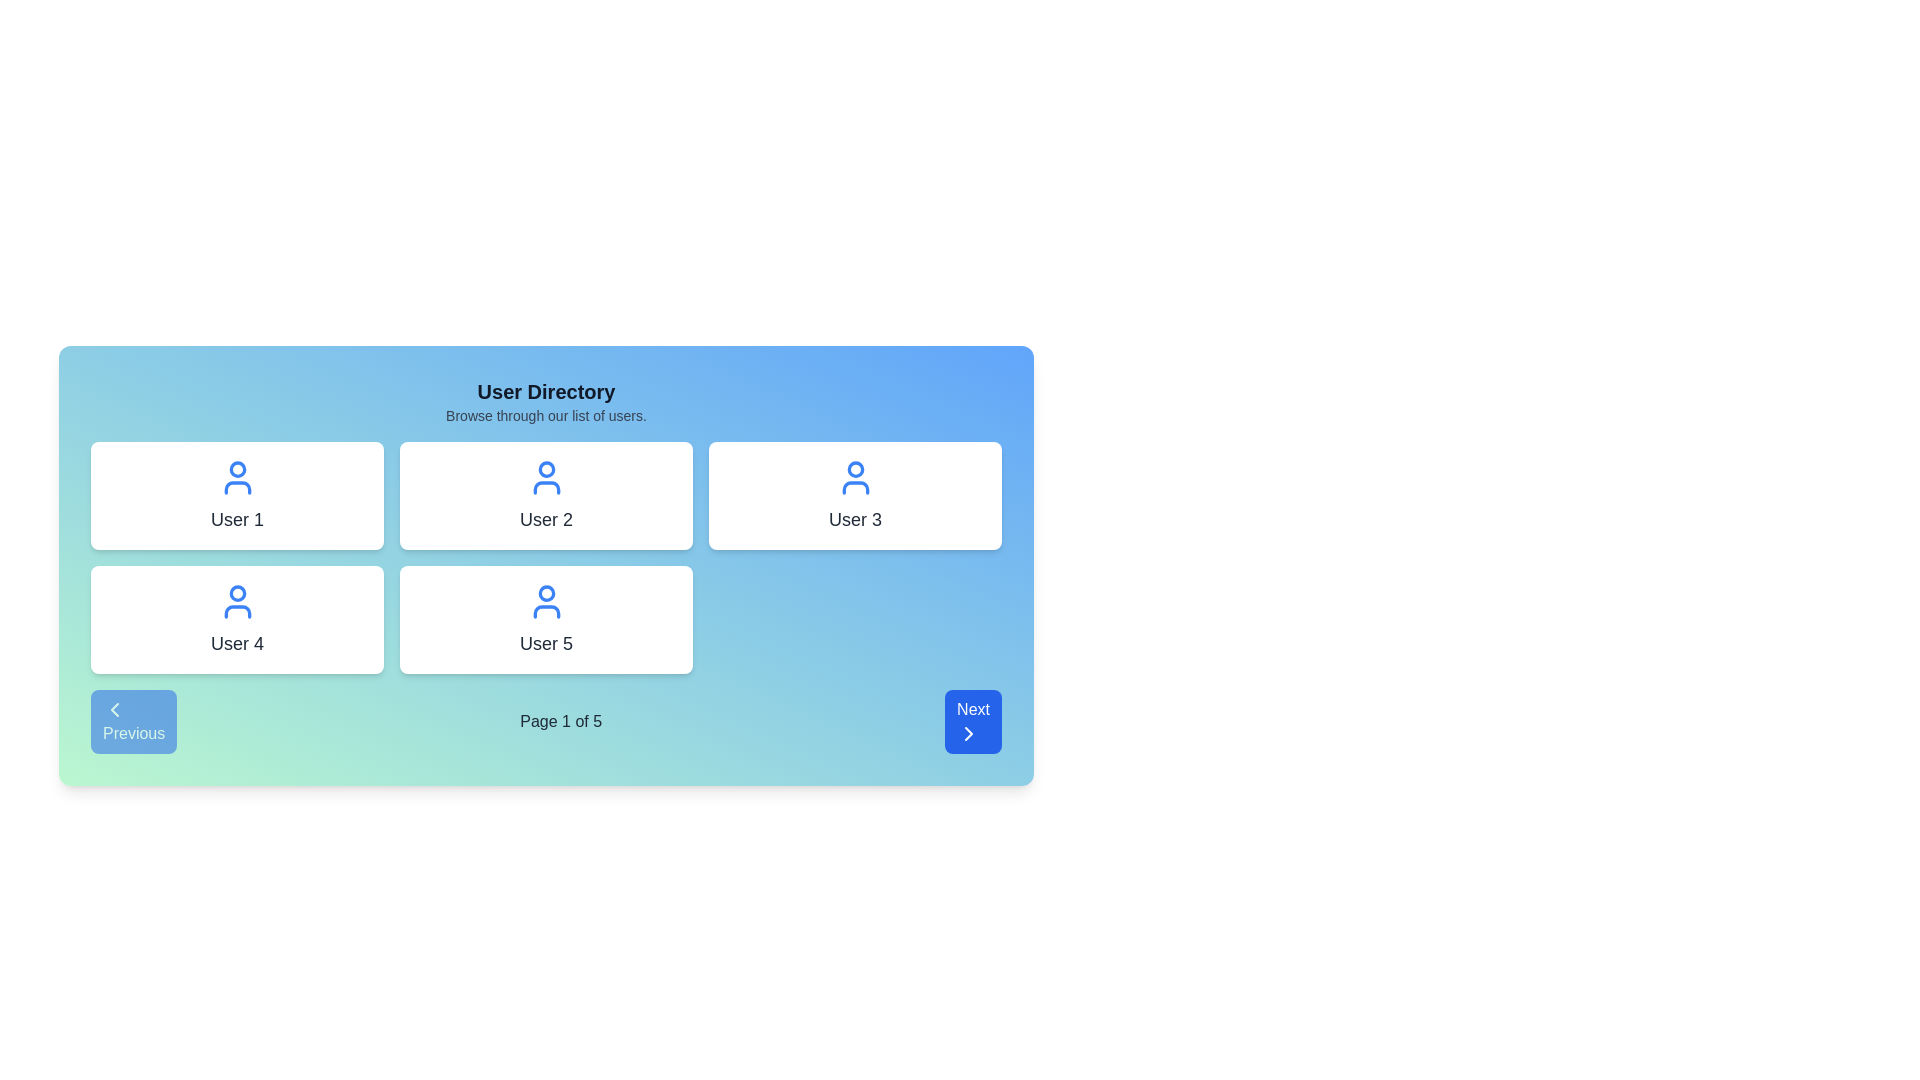 The height and width of the screenshot is (1080, 1920). I want to click on the lower semi-circular portion of the user avatar icon within the user card labeled 'User 1' located at the top-left corner of the interface, so click(237, 488).